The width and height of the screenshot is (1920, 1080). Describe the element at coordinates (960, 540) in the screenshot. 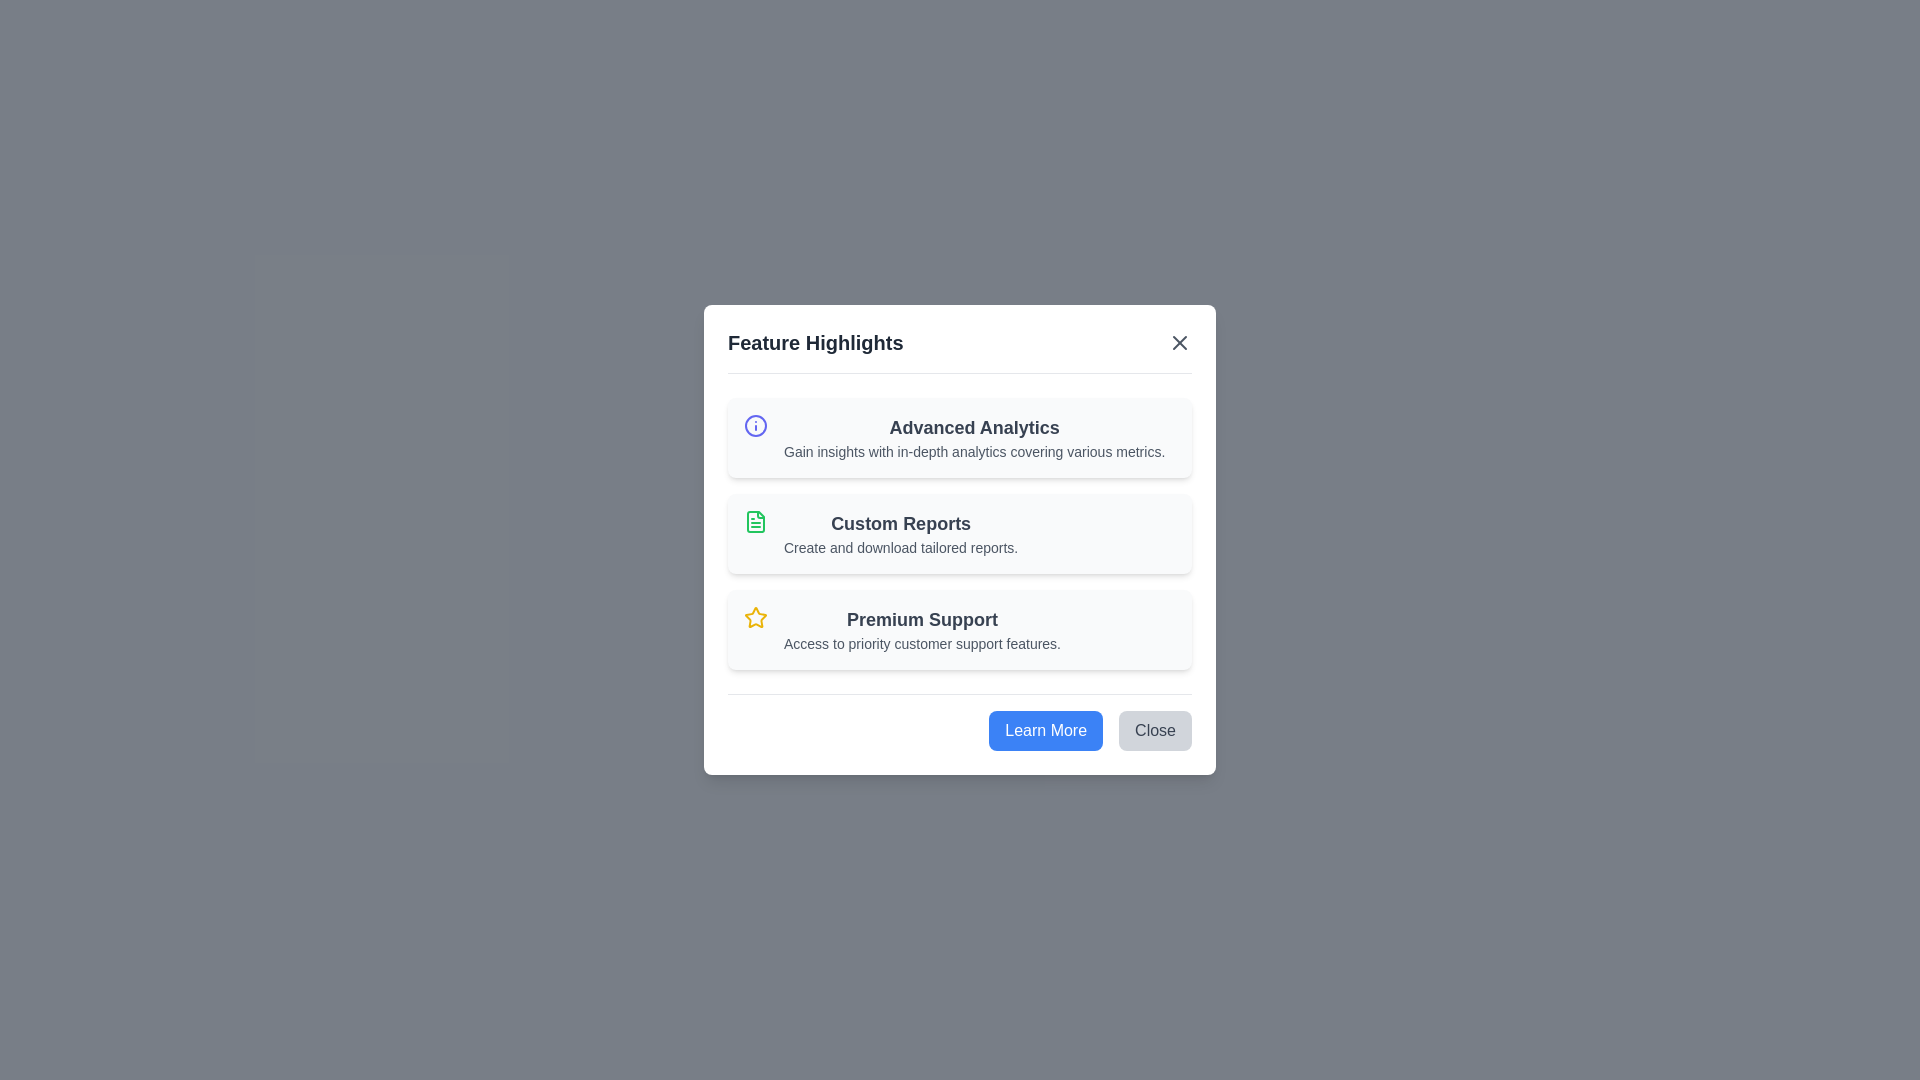

I see `text from the 'Custom Reports' feature card, which is the second card in a vertically stacked list within the centered modal, located below 'Advanced Analytics'` at that location.